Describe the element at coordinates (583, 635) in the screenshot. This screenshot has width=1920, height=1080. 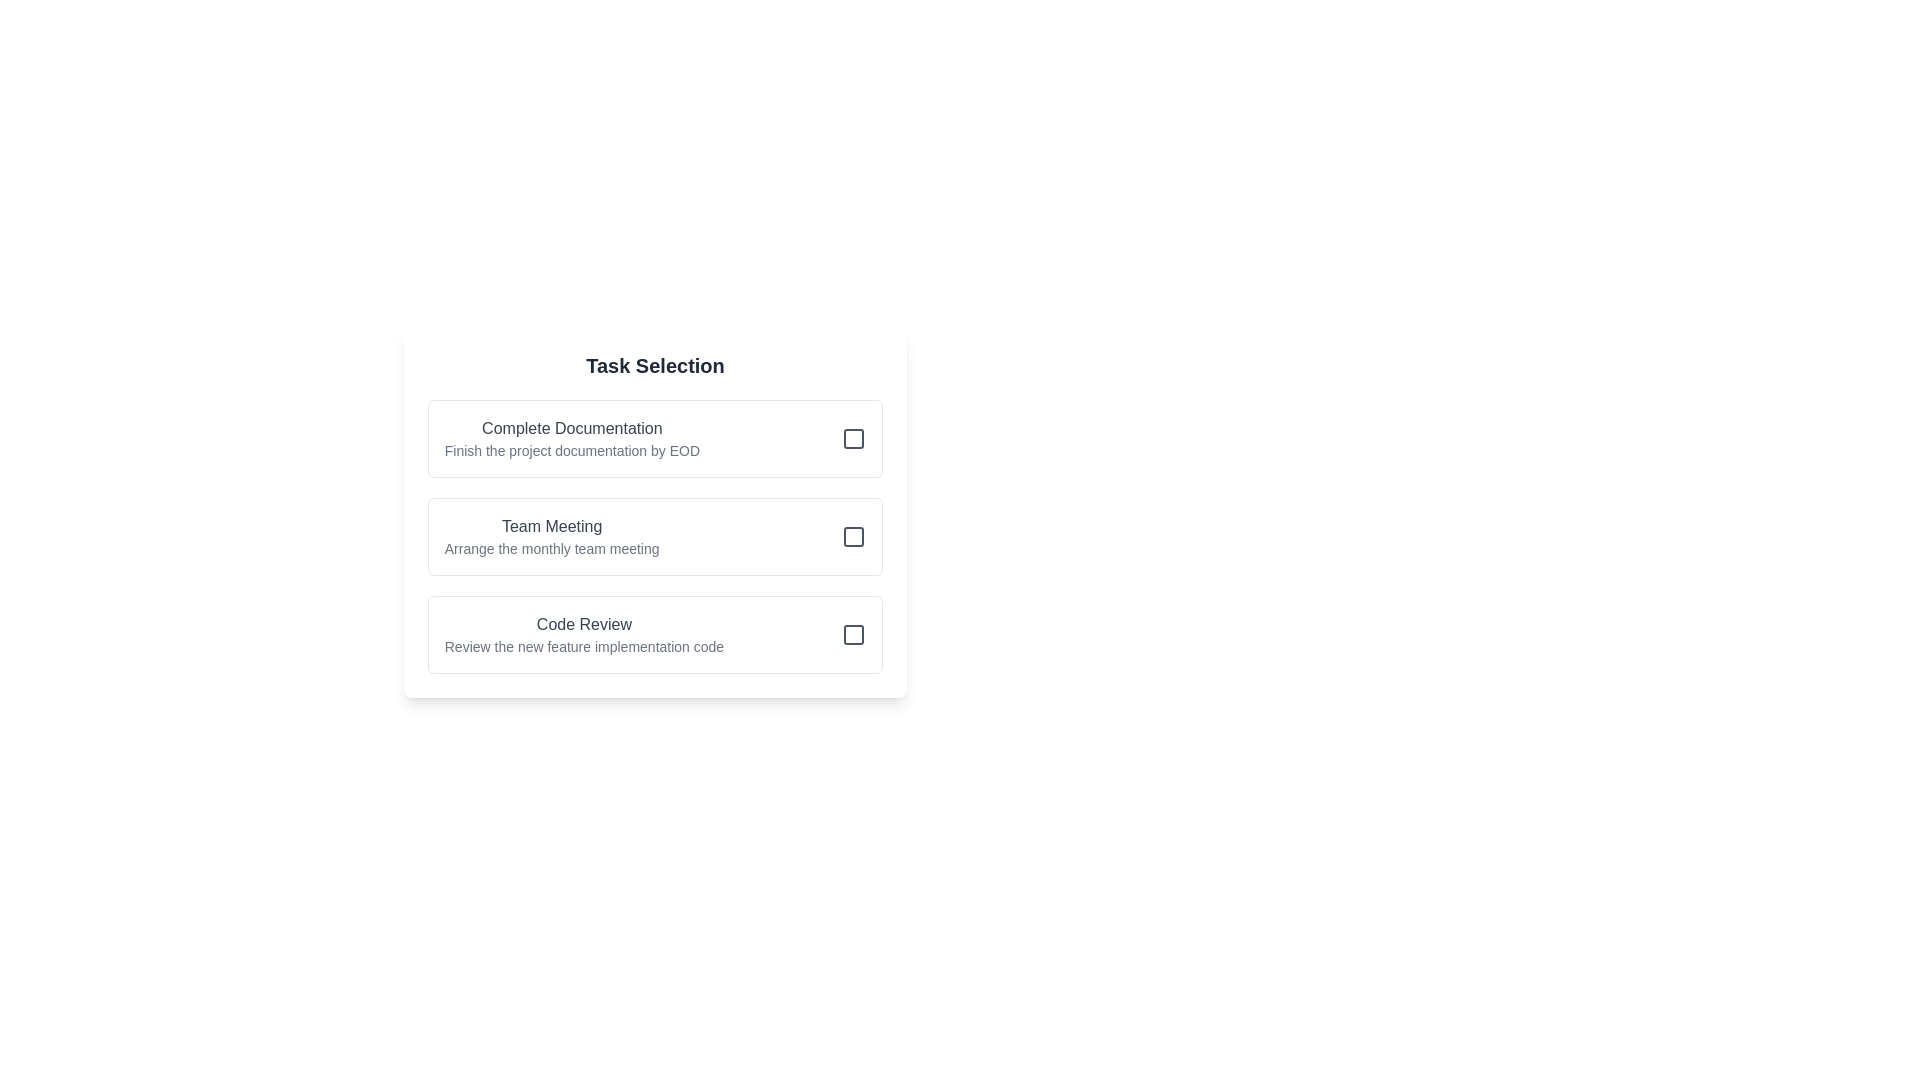
I see `the 'Code Review' text label which consists of a bold title and a smaller gray subtitle, located in the lower section of a group of task items` at that location.